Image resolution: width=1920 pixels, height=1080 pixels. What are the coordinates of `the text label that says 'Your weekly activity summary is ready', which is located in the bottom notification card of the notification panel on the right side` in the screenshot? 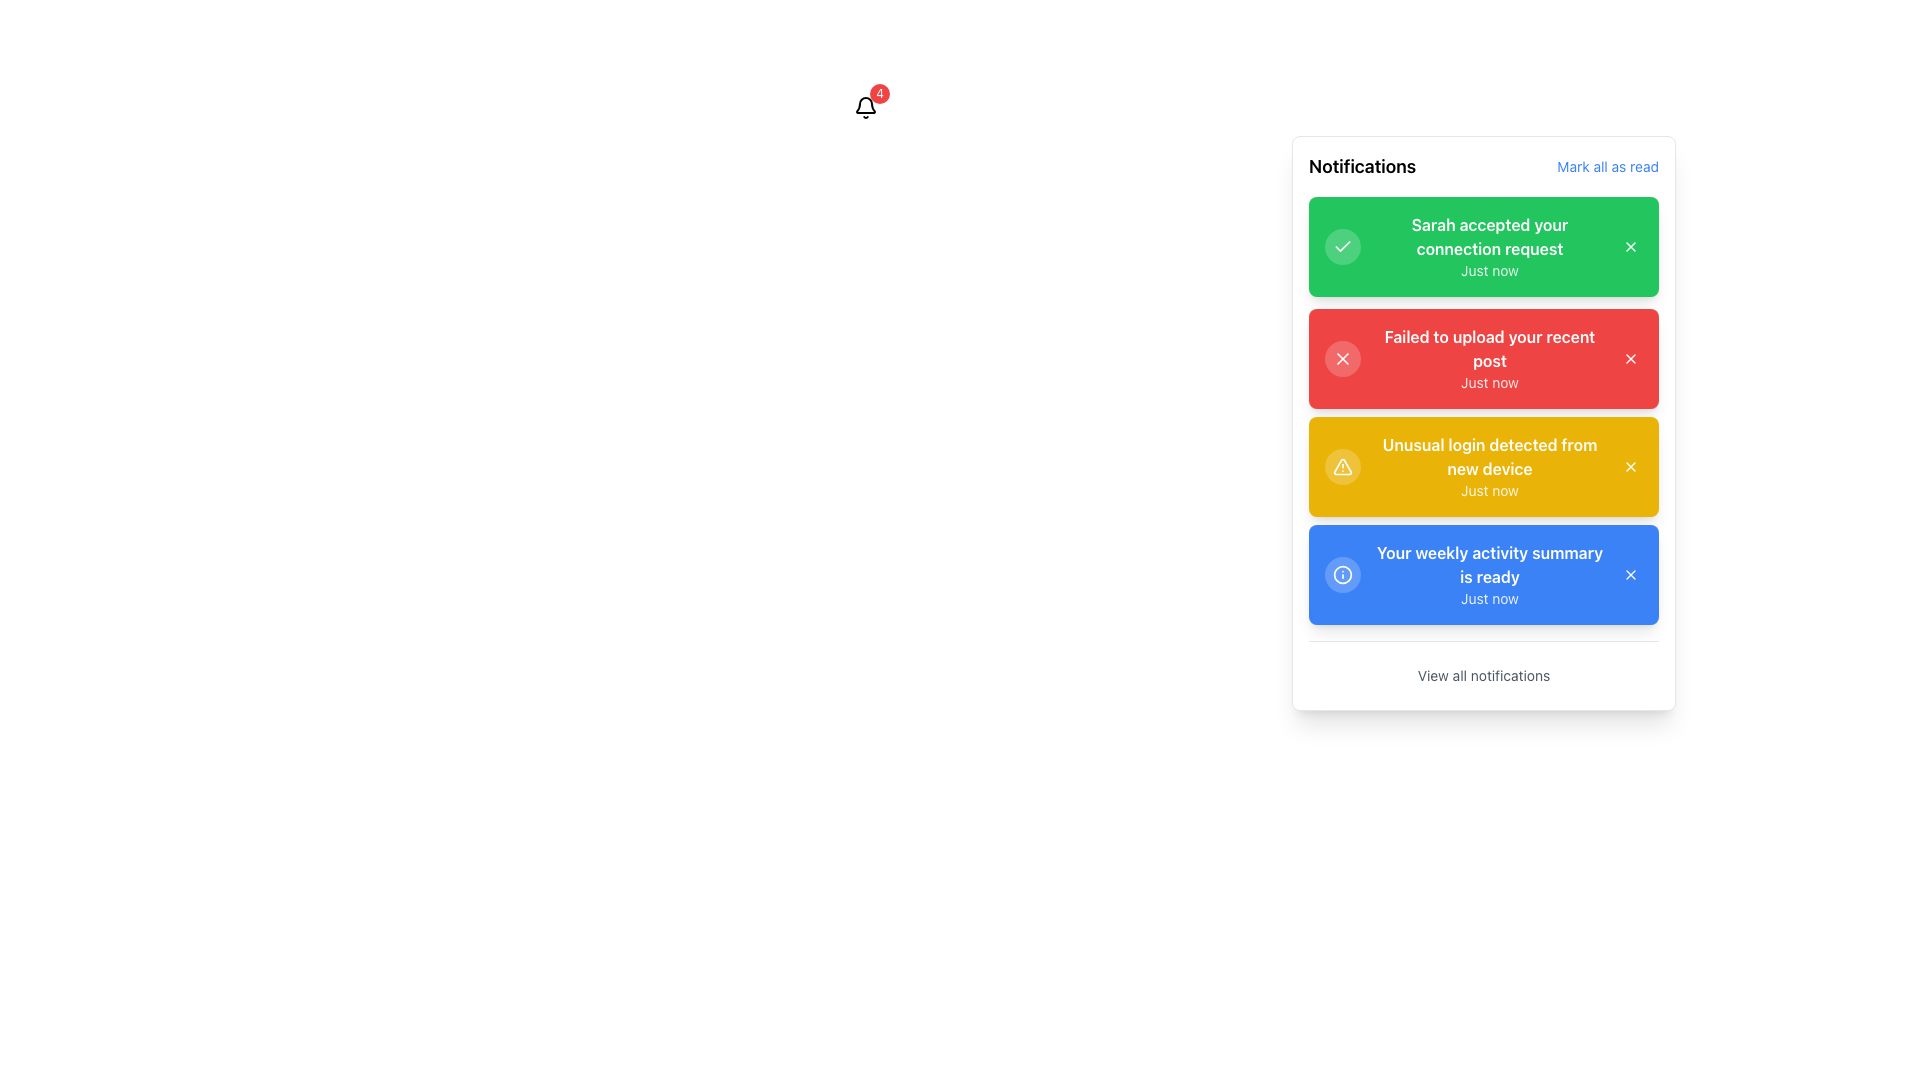 It's located at (1489, 564).